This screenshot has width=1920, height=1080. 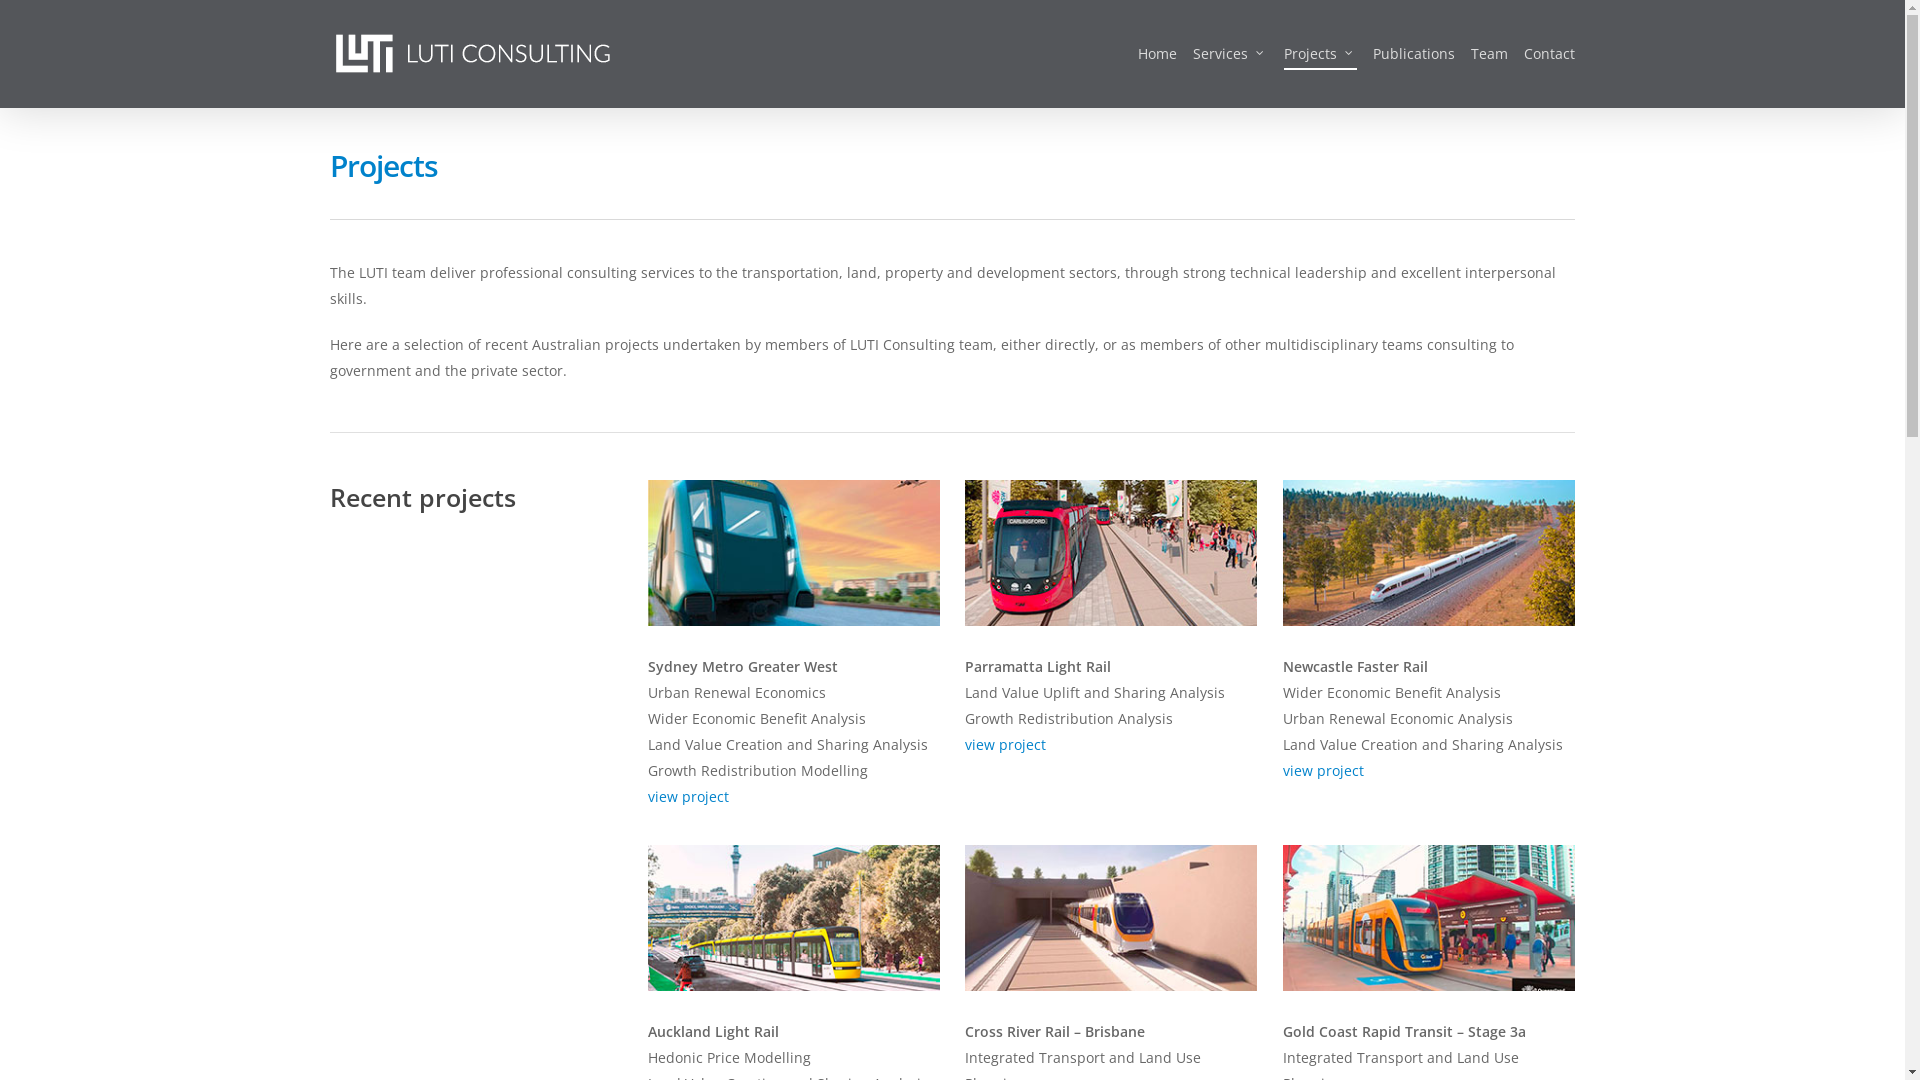 What do you see at coordinates (1320, 53) in the screenshot?
I see `'Projects'` at bounding box center [1320, 53].